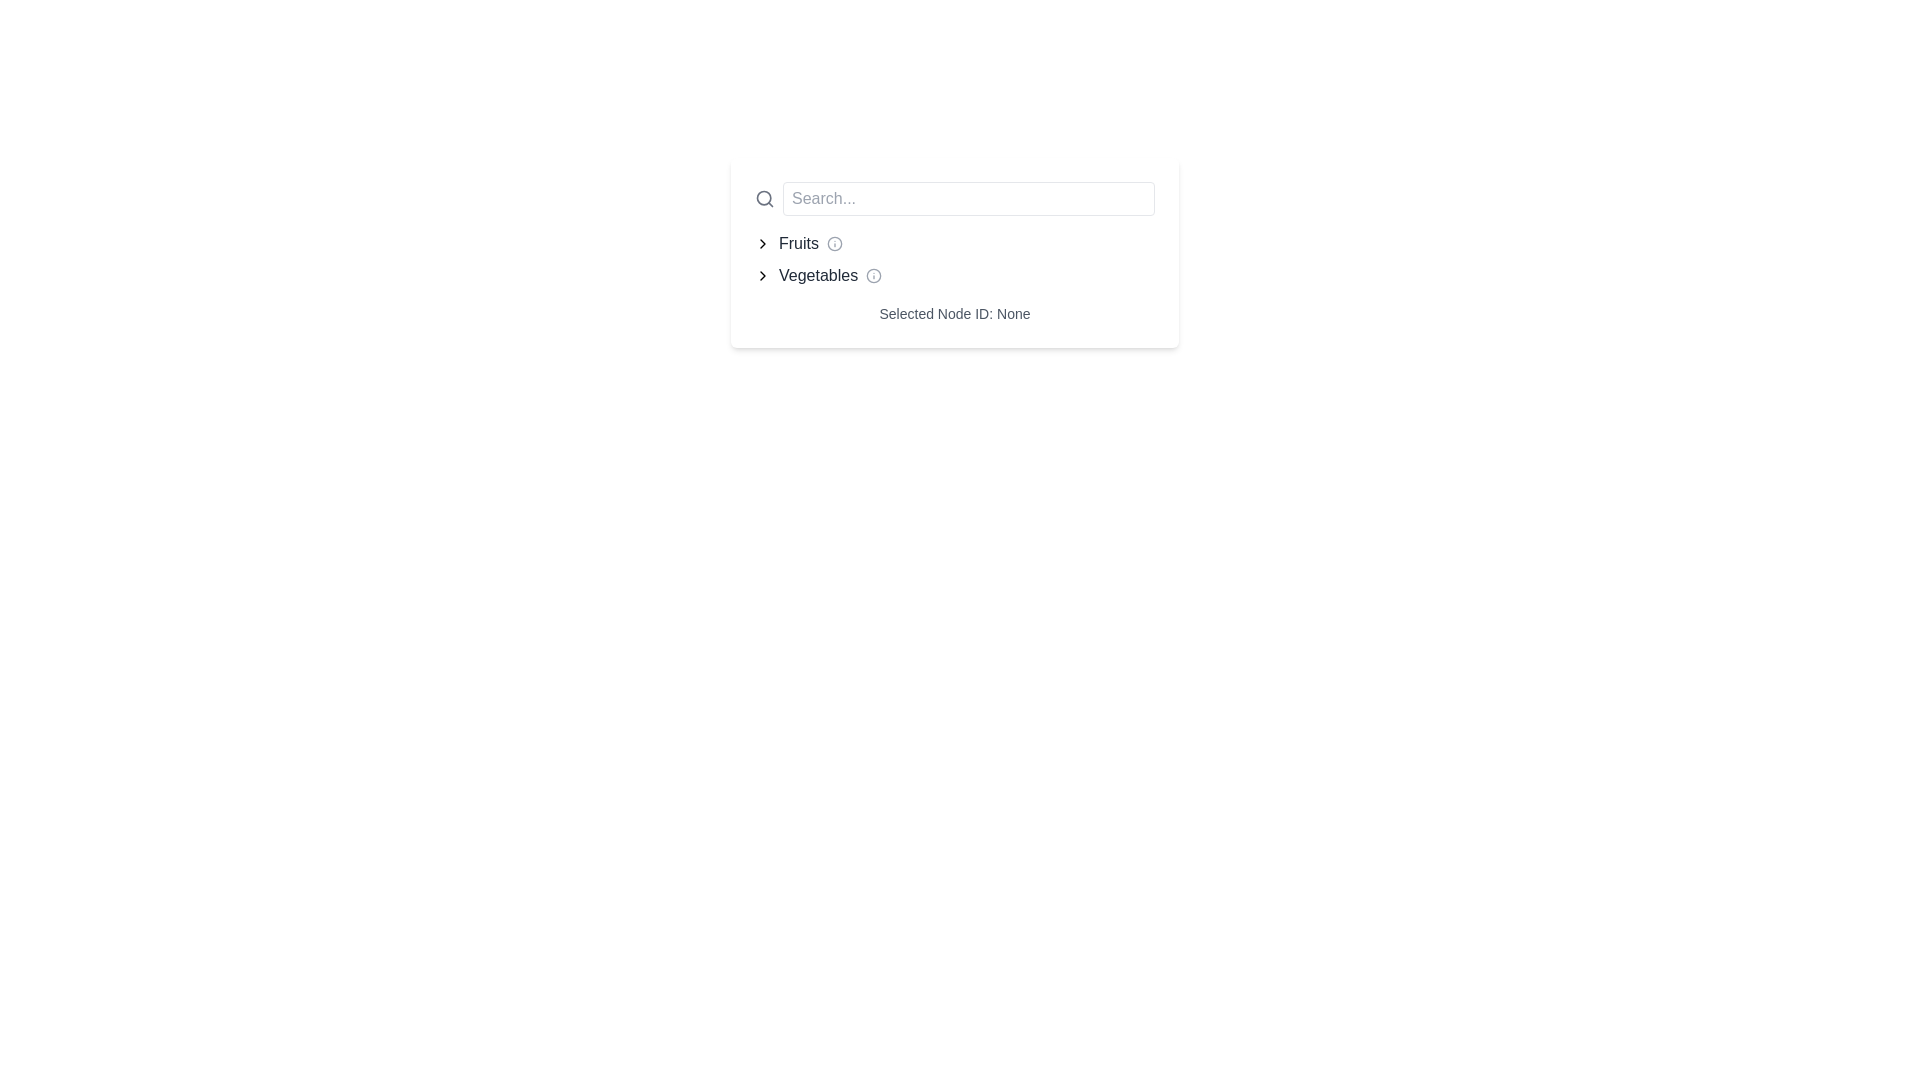  What do you see at coordinates (818, 276) in the screenshot?
I see `the 'Vegetables' category text label, which is located between a chevron icon and an info icon, and is part of a navigation structure below the 'Fruits' label` at bounding box center [818, 276].